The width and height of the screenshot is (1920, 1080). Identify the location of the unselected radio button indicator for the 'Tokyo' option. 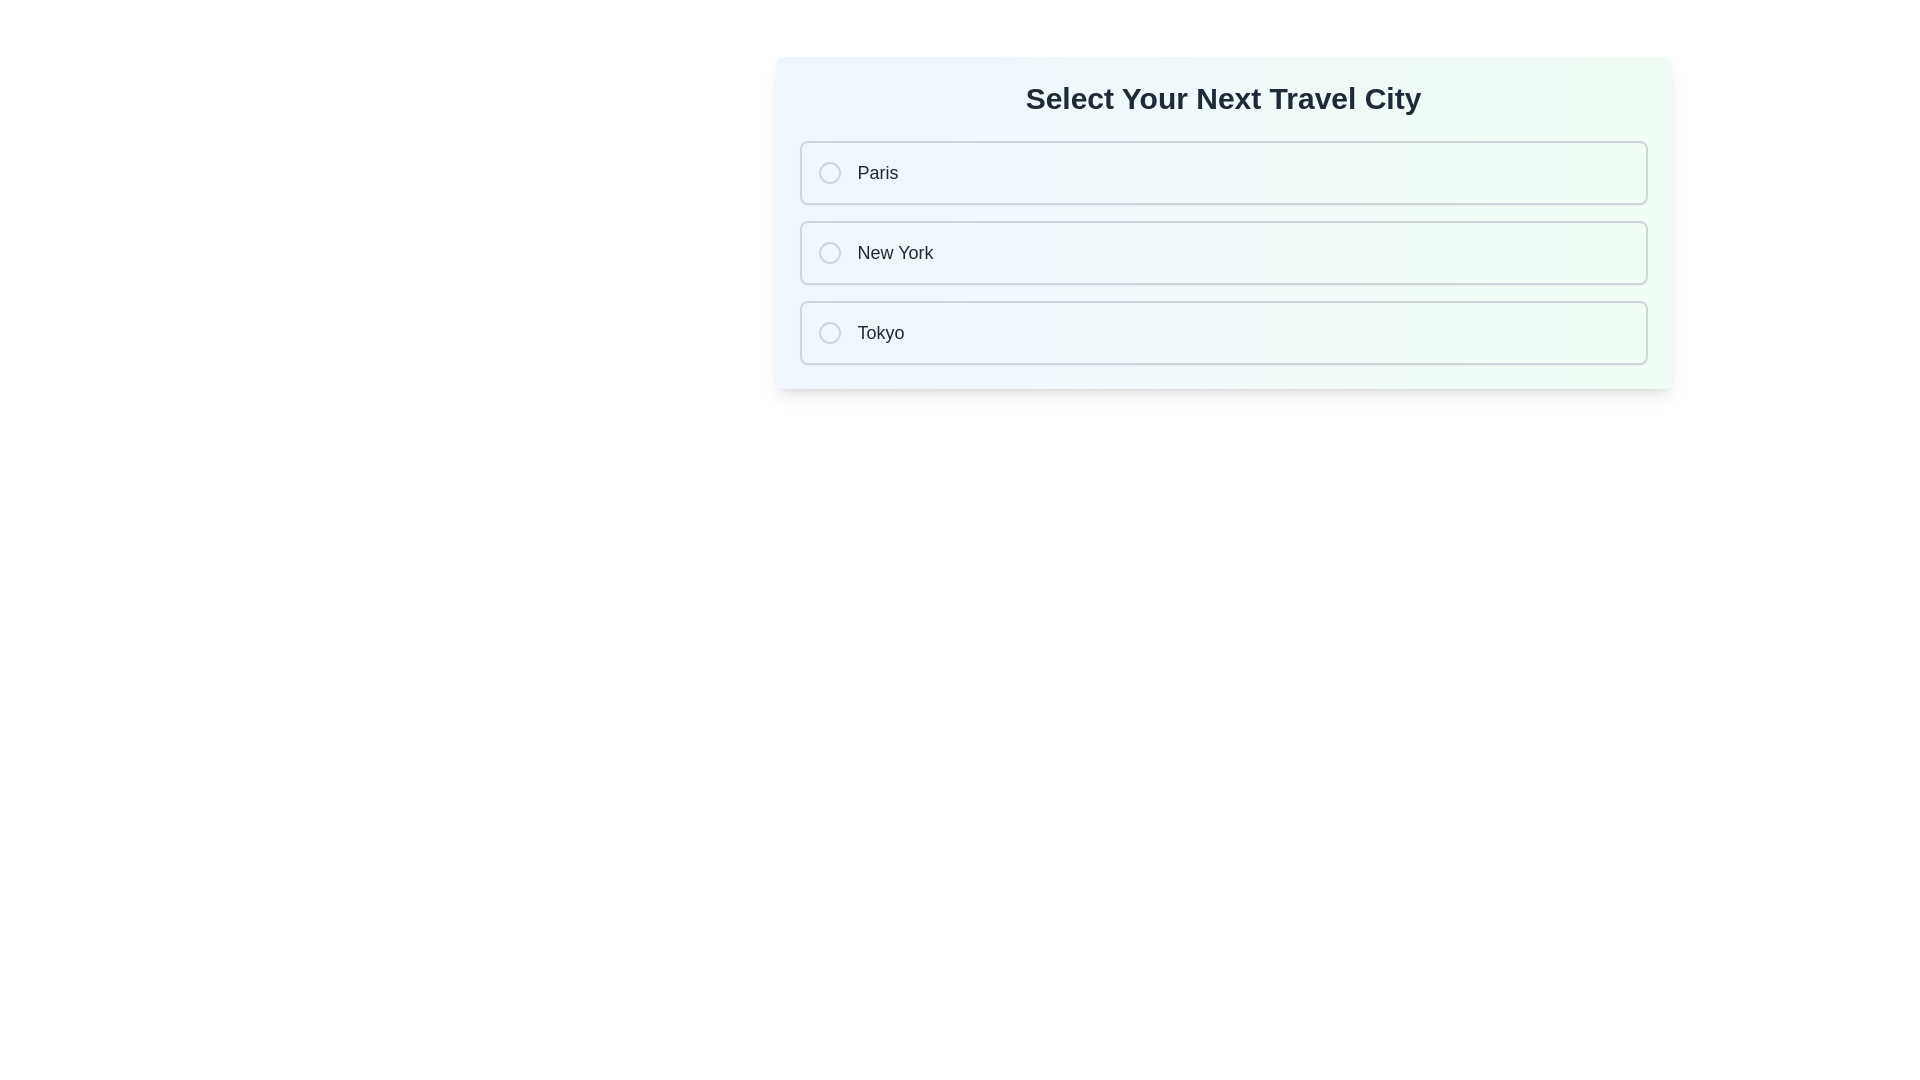
(829, 331).